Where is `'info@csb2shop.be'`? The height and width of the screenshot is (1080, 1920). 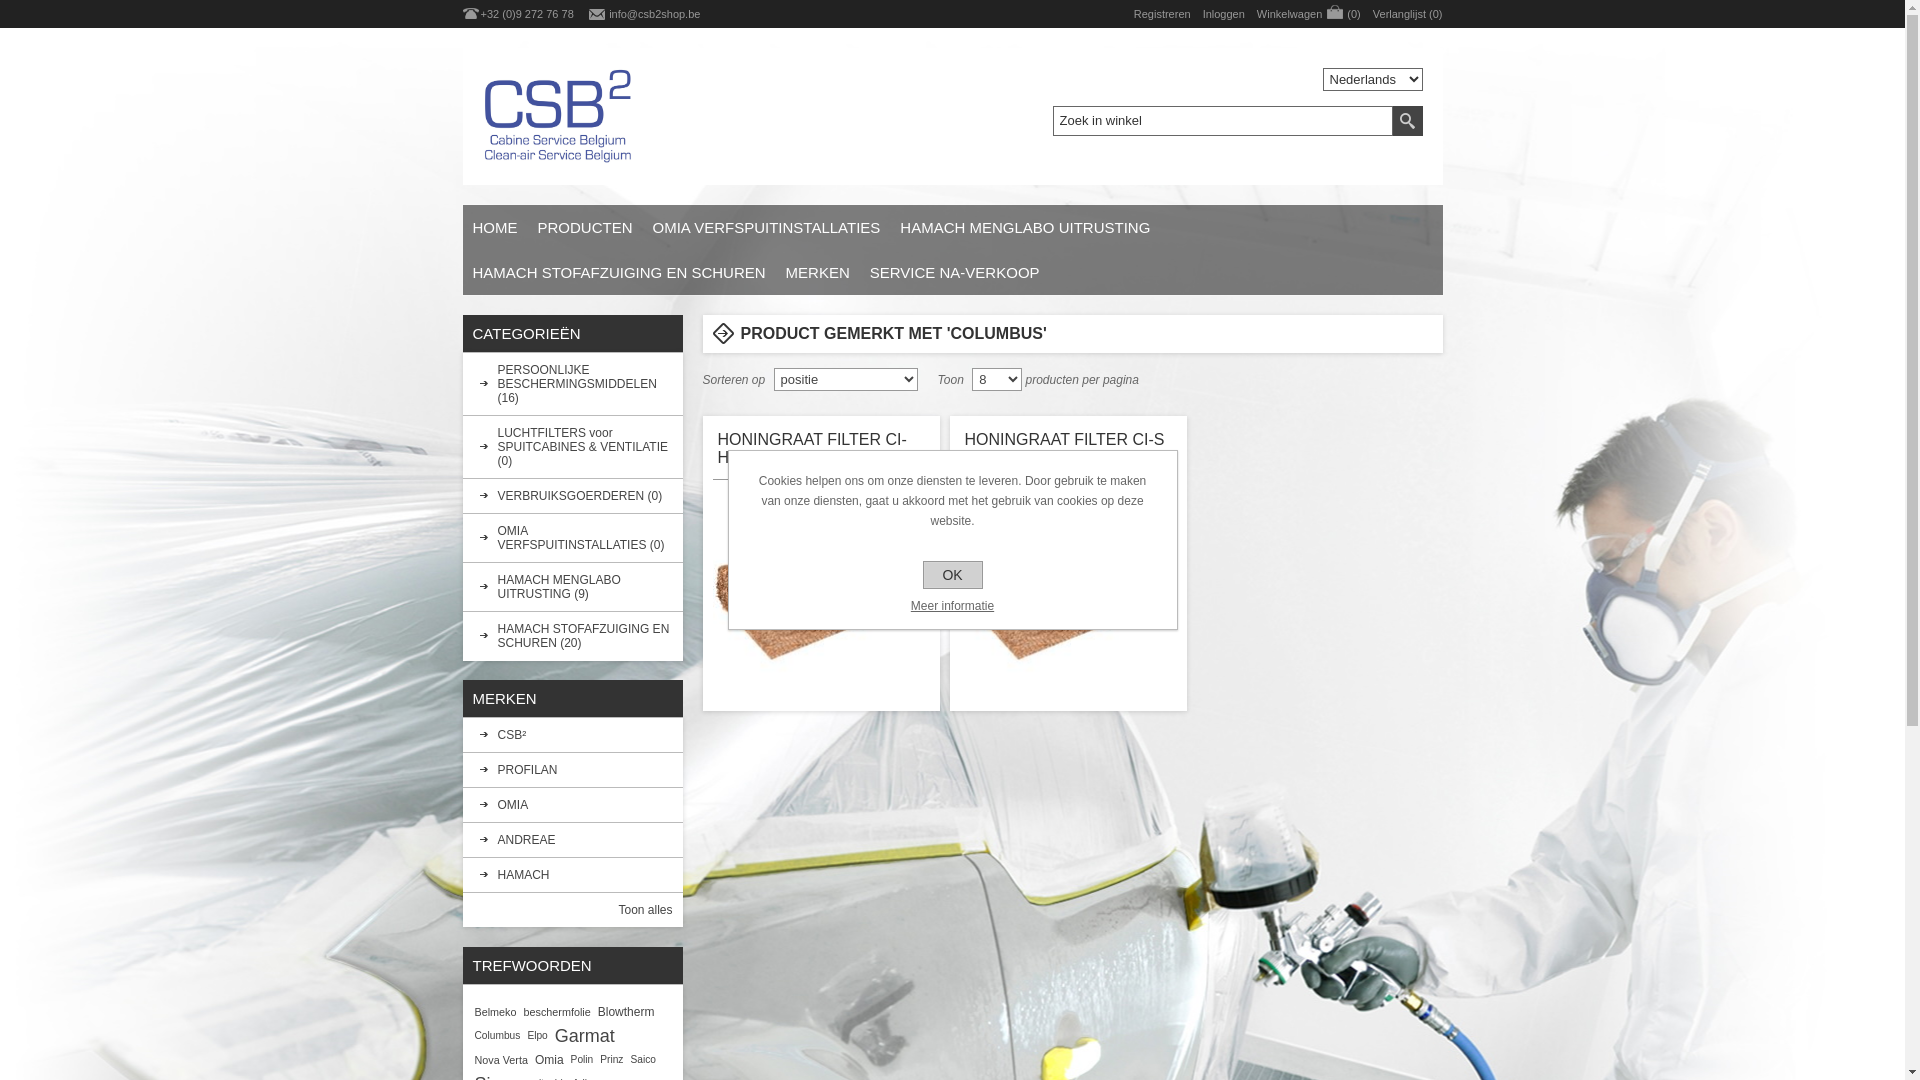 'info@csb2shop.be' is located at coordinates (654, 14).